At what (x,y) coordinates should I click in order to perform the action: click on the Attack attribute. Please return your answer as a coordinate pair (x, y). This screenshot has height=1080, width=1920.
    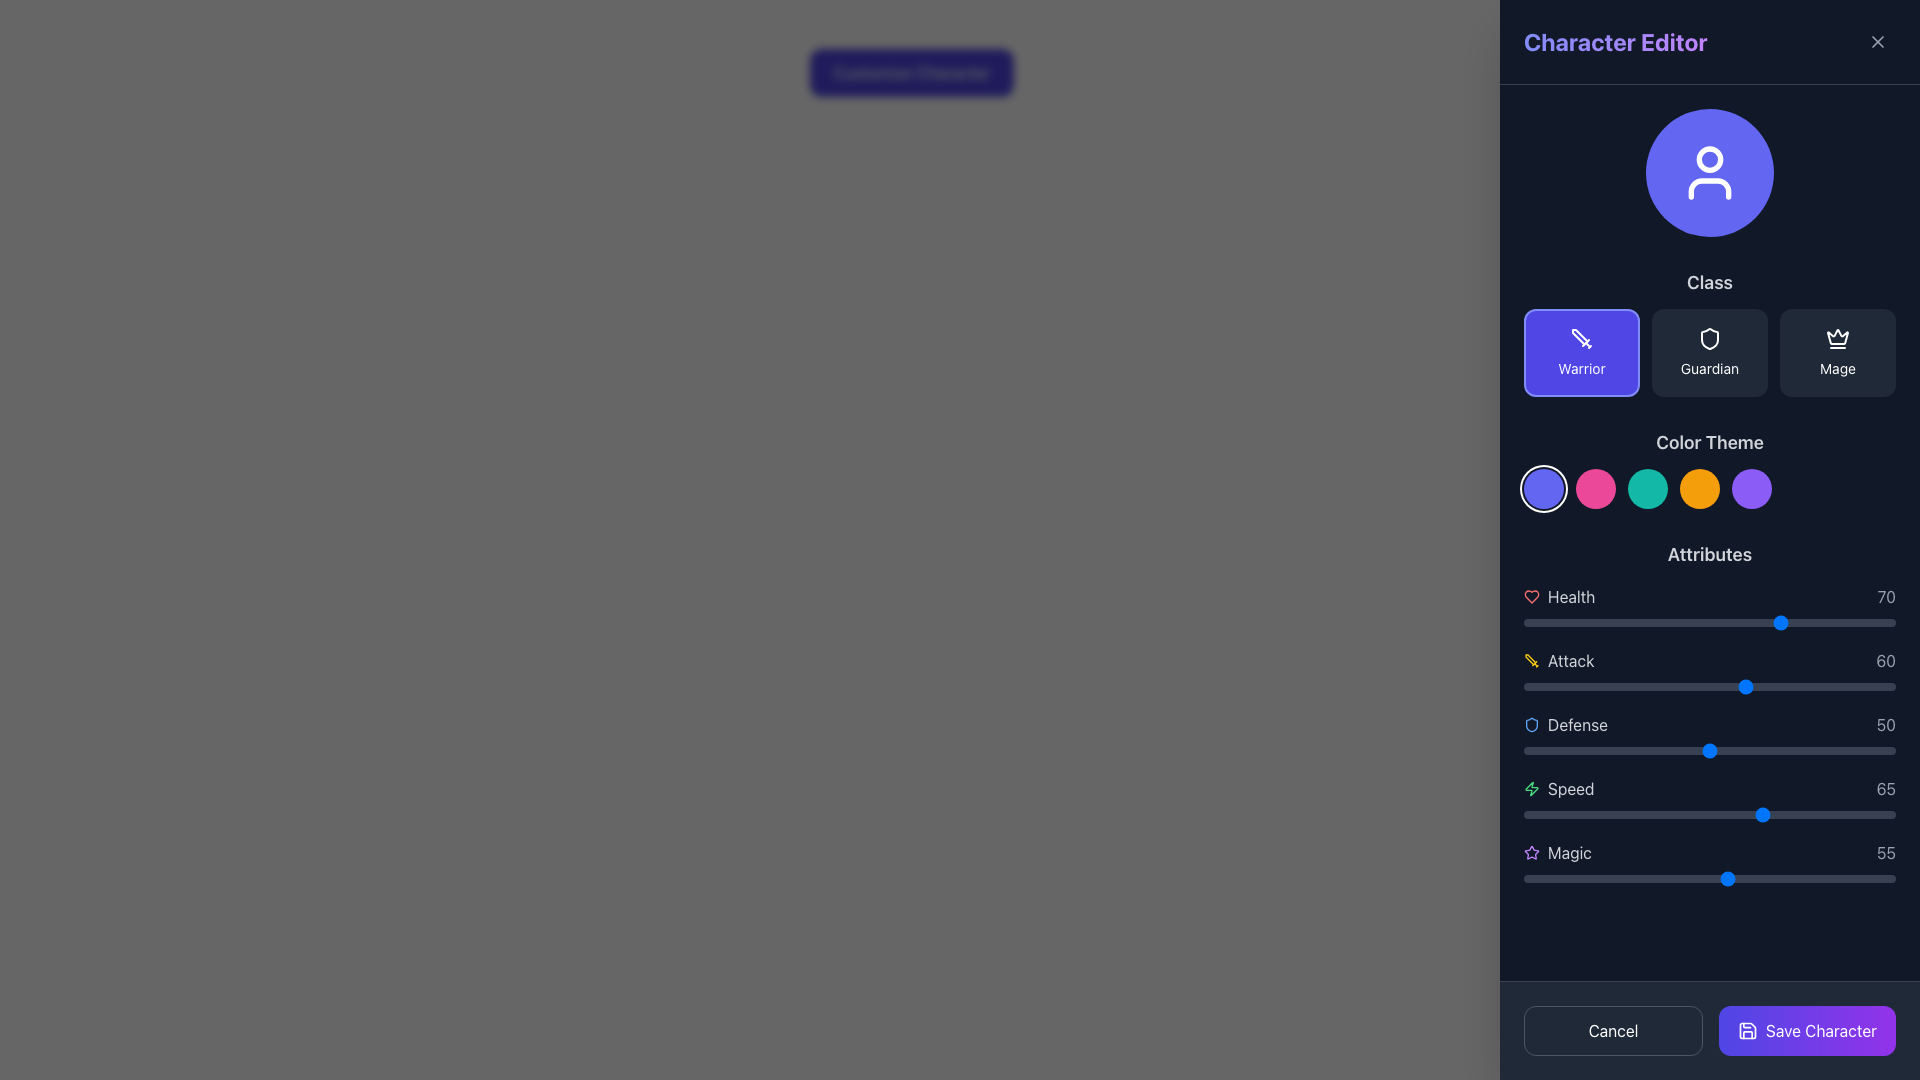
    Looking at the image, I should click on (1788, 685).